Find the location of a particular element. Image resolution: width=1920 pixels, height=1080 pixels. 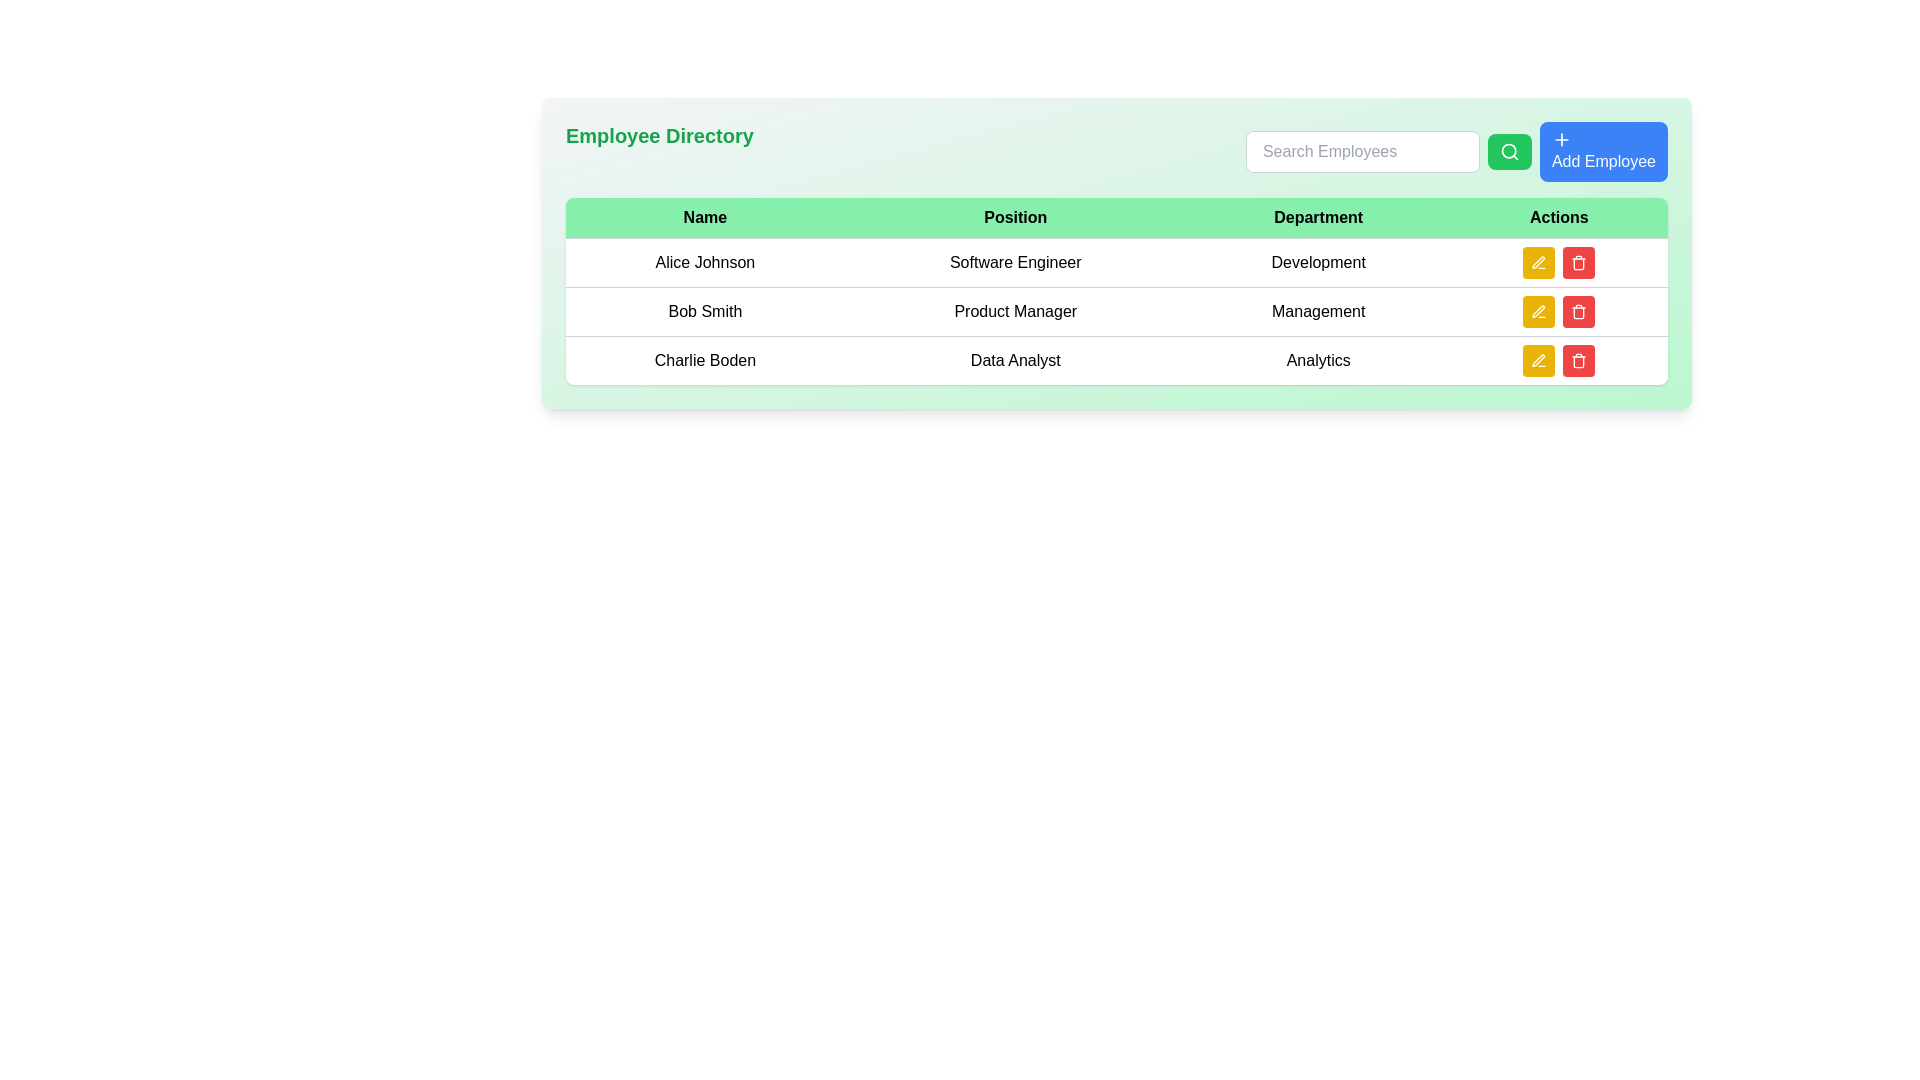

the delete button located at the far right of the table row is located at coordinates (1578, 261).